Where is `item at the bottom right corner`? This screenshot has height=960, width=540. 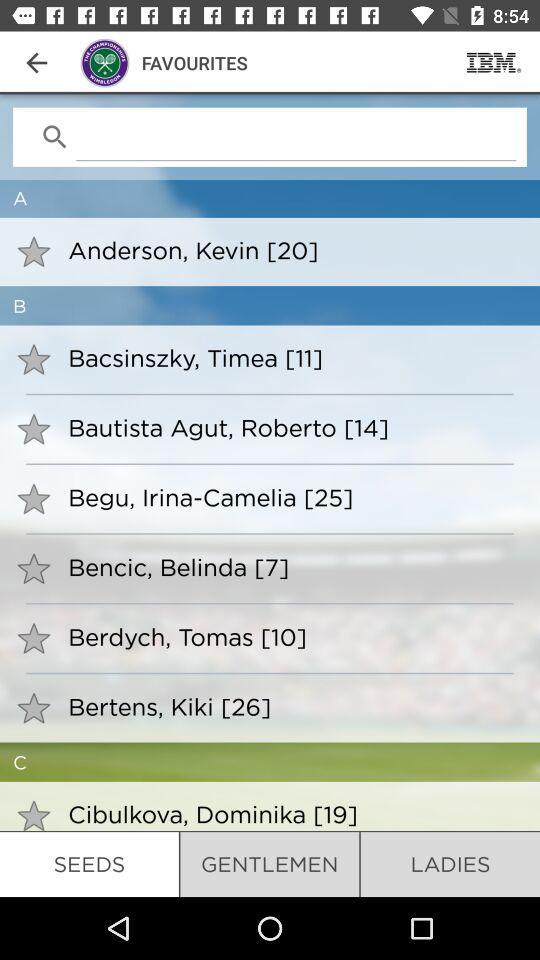
item at the bottom right corner is located at coordinates (450, 863).